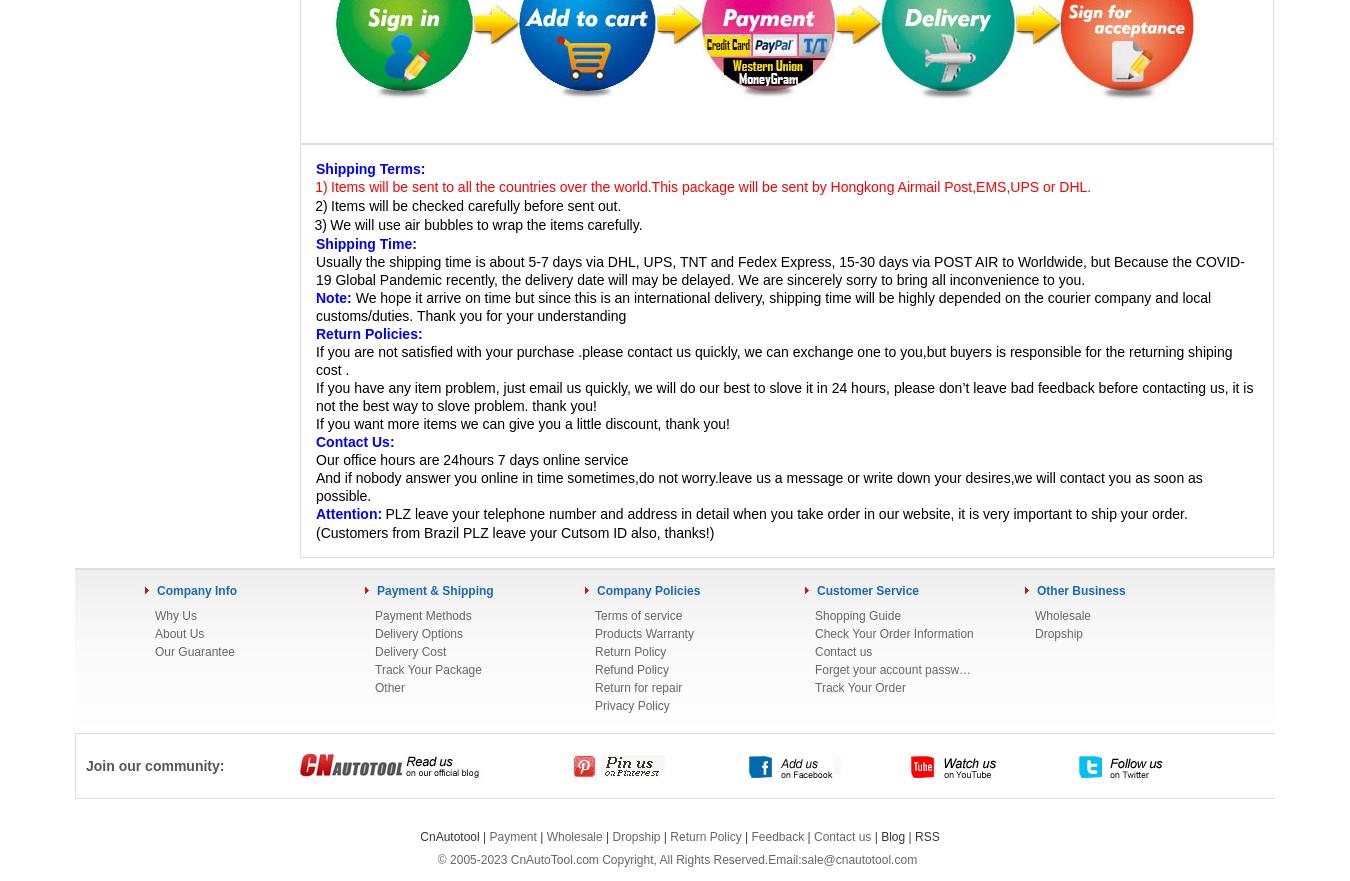 The height and width of the screenshot is (881, 1350). What do you see at coordinates (643, 632) in the screenshot?
I see `'Products Warranty'` at bounding box center [643, 632].